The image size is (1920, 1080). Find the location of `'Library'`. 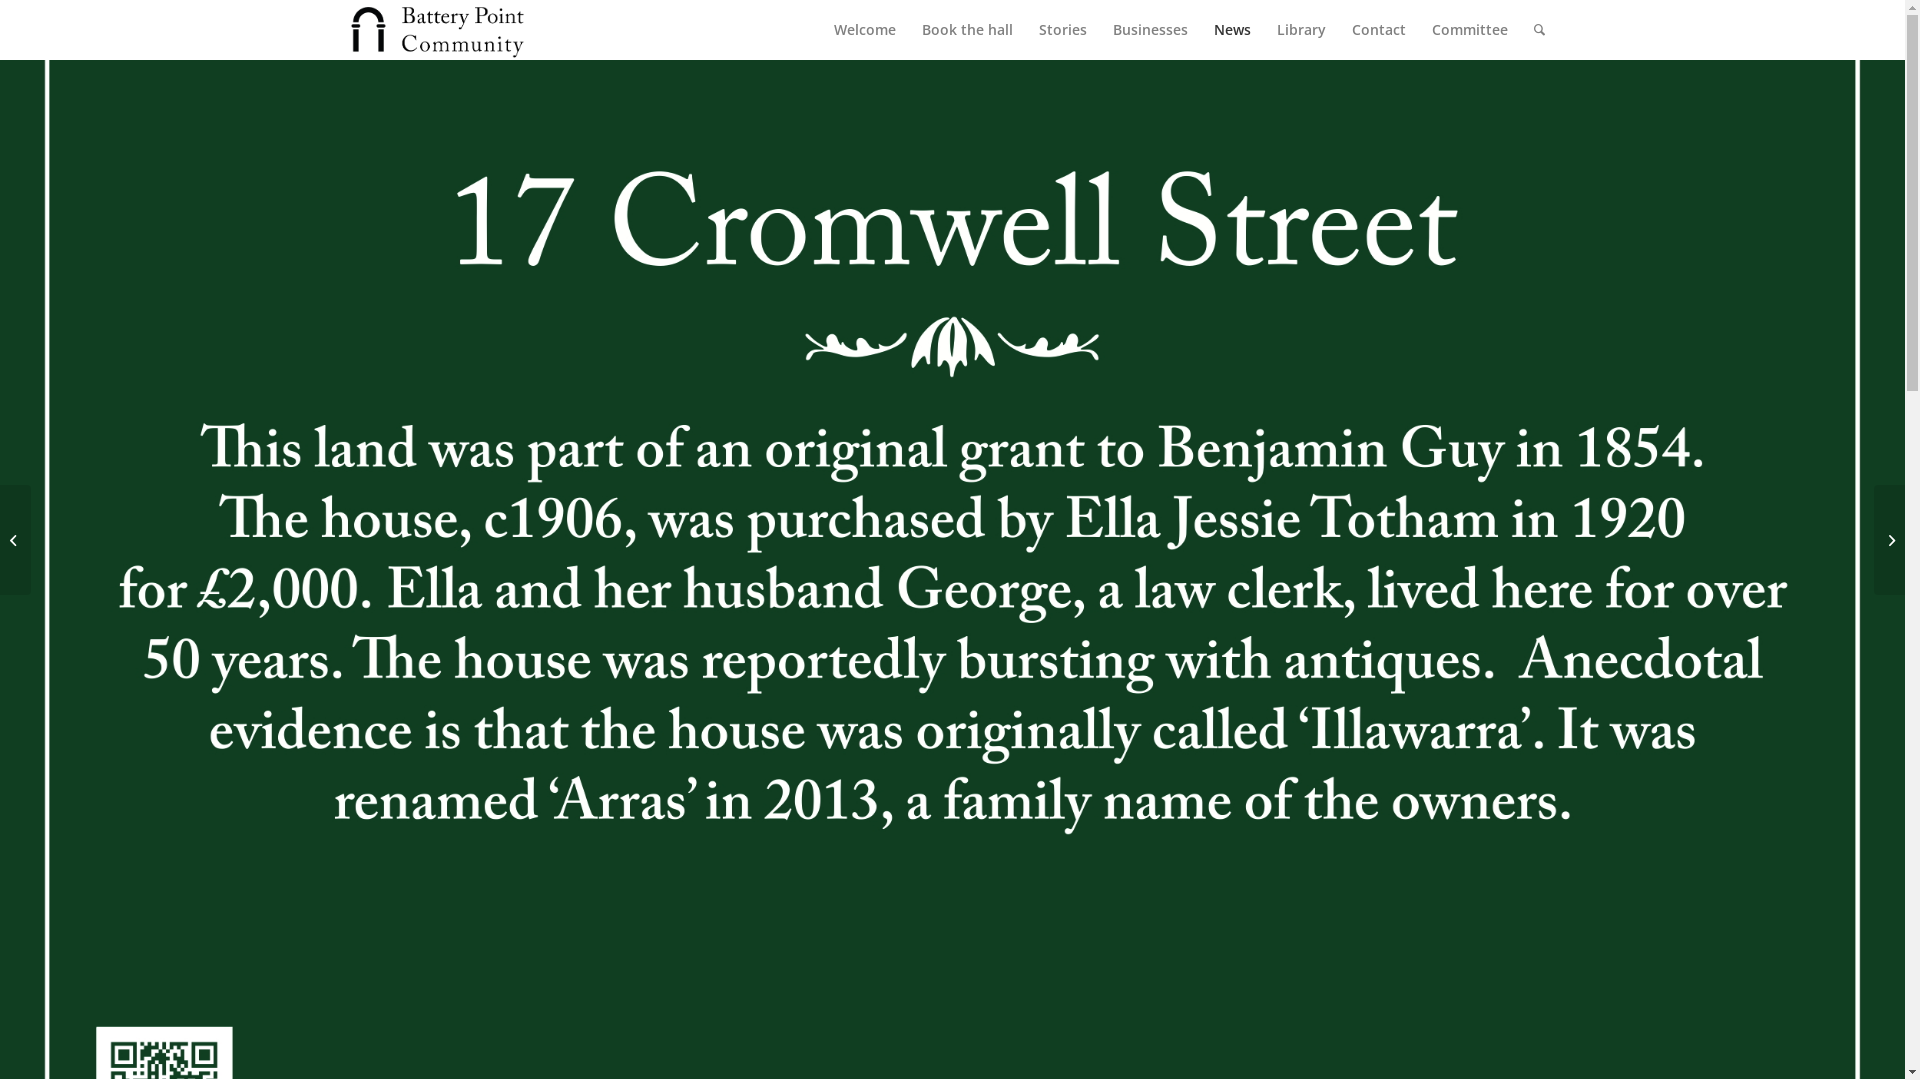

'Library' is located at coordinates (1262, 30).